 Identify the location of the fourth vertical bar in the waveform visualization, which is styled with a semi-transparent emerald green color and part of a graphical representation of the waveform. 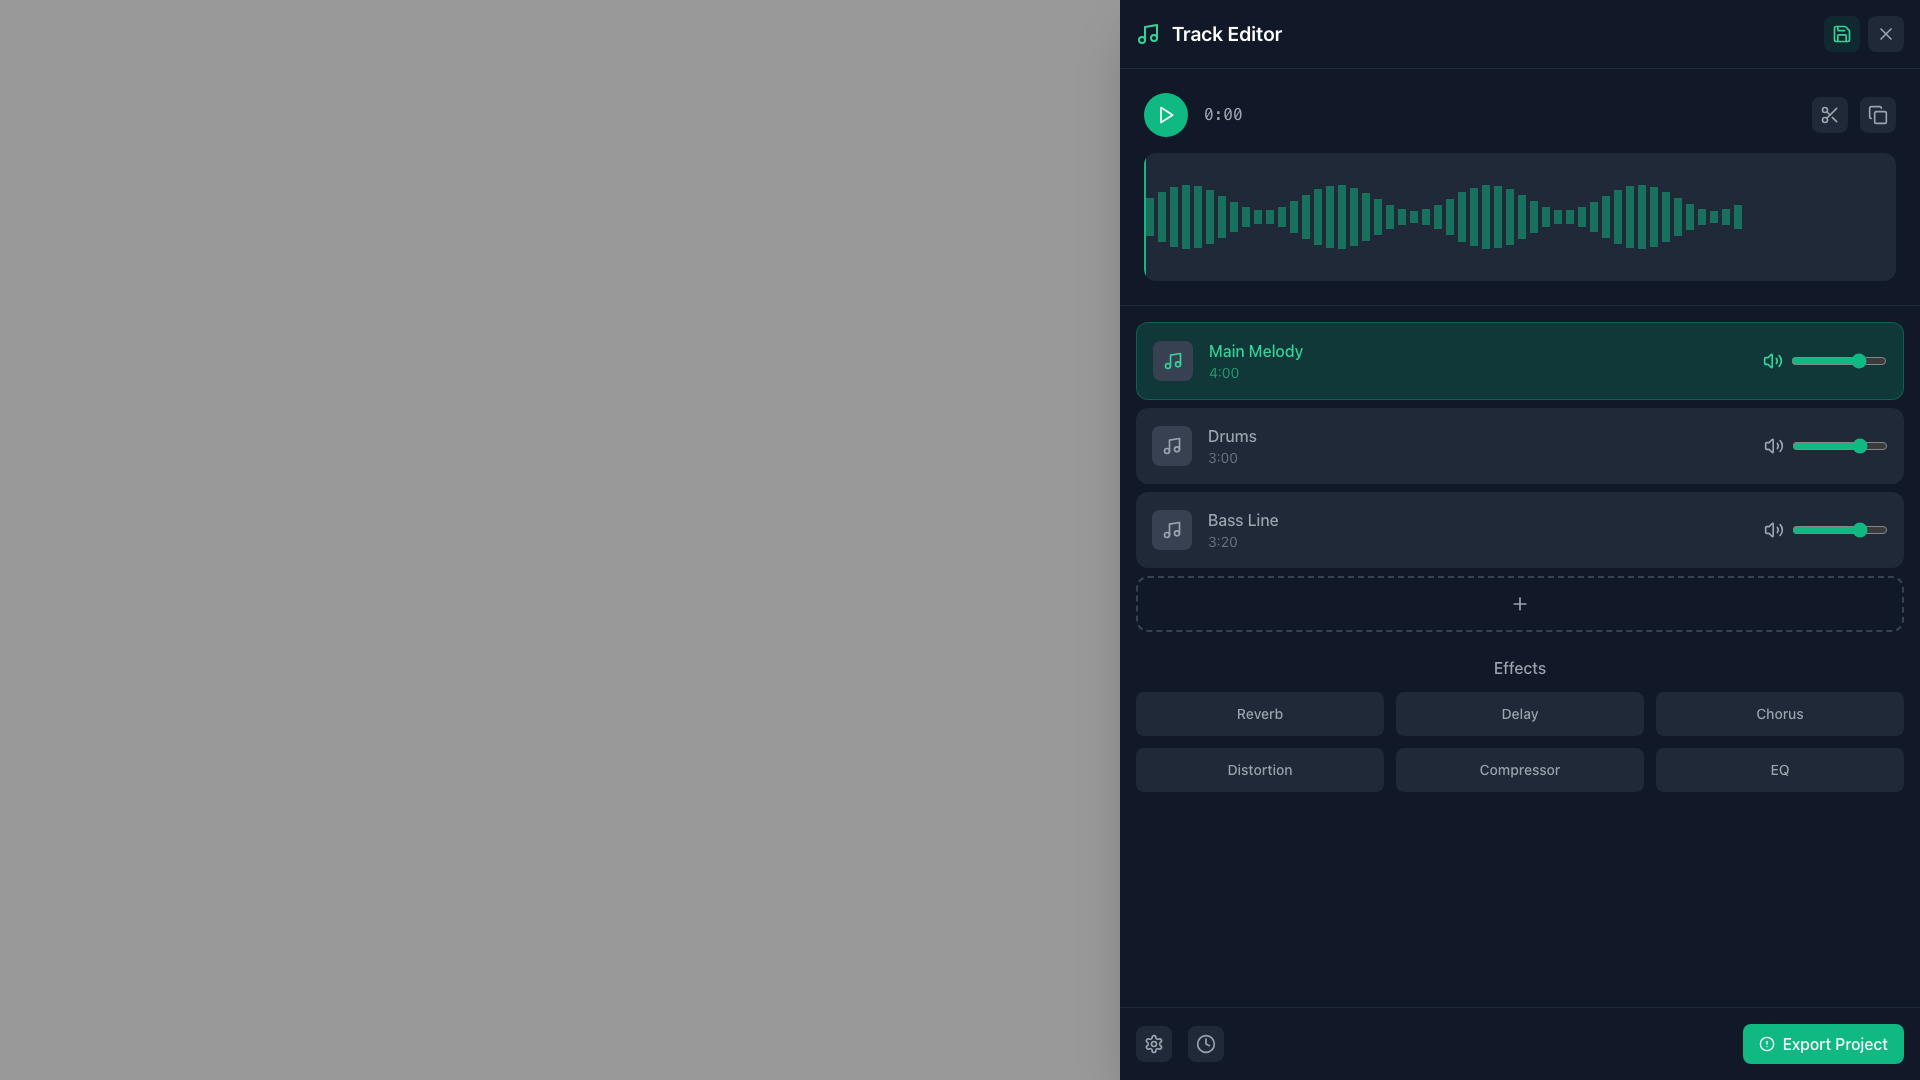
(1185, 216).